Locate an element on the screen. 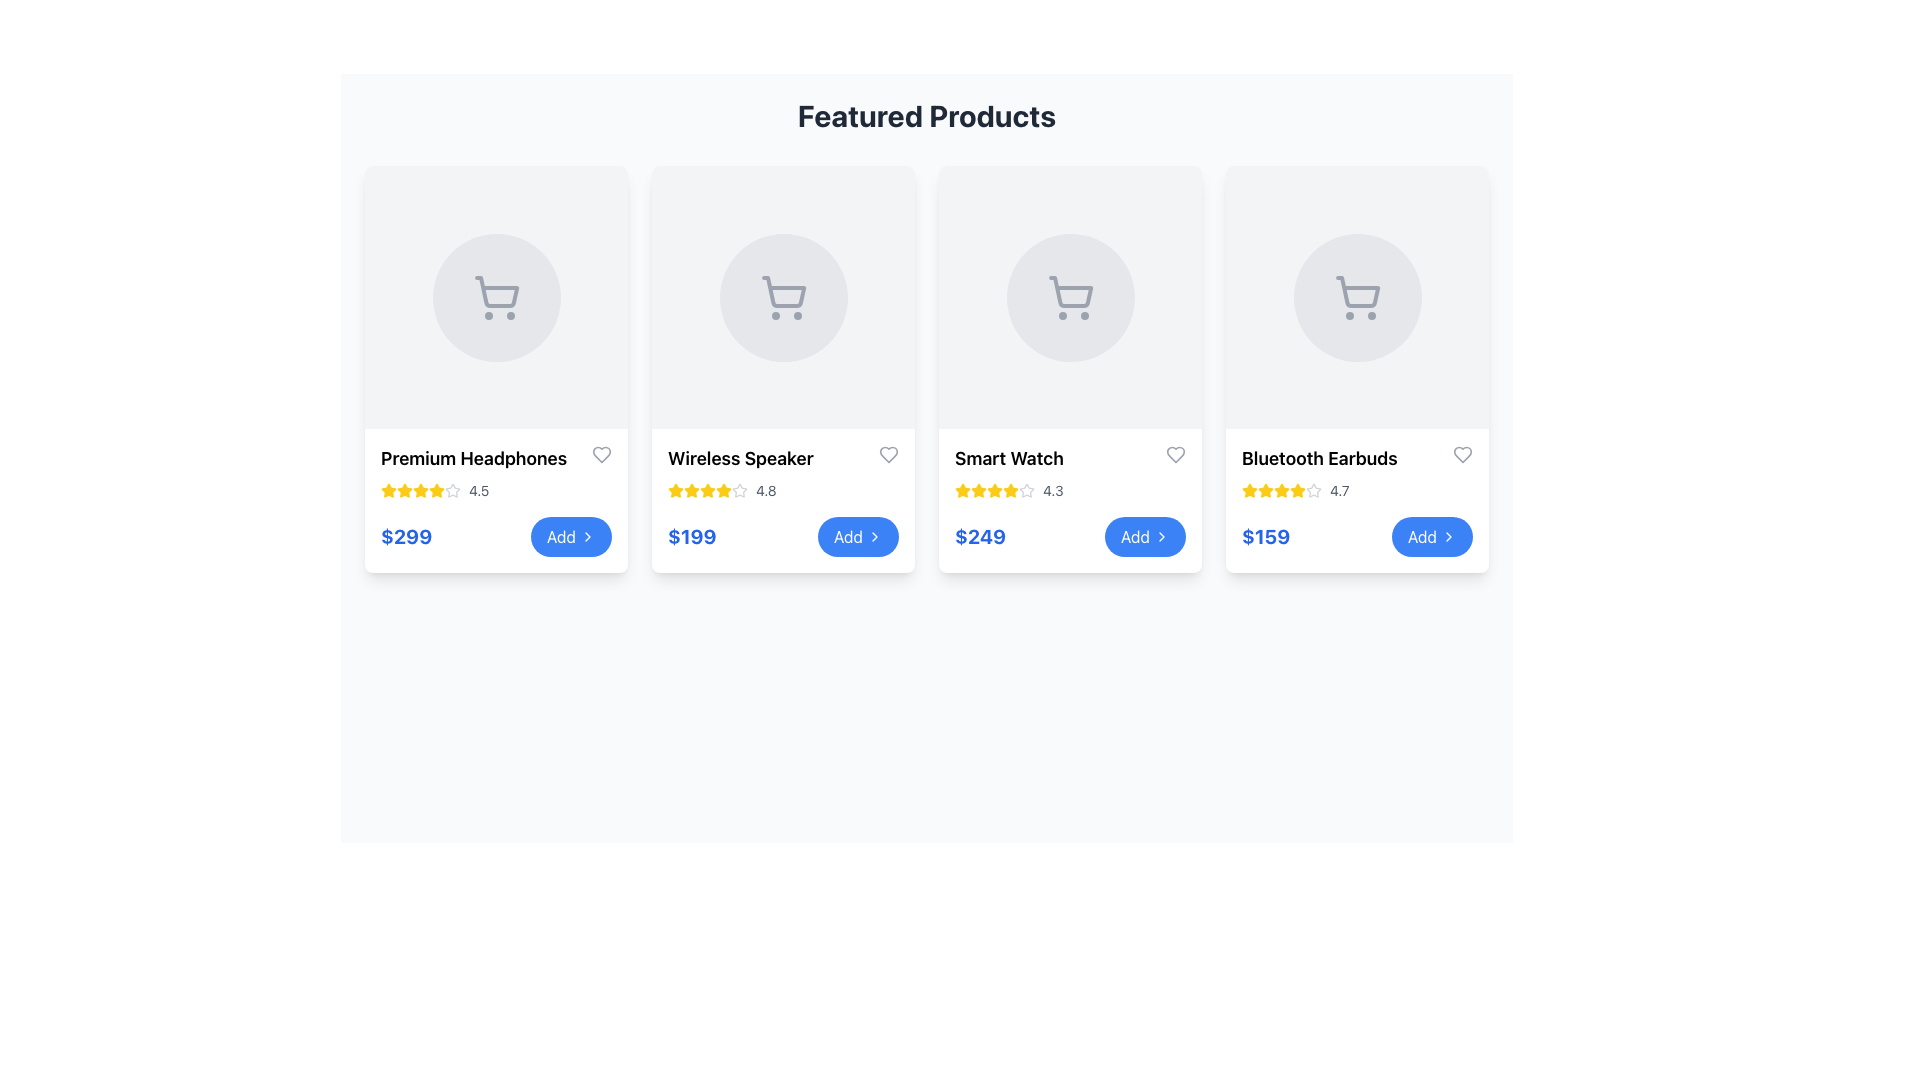  the decorative icon indicating the shopping-related feature of the 'Wireless Speaker' product, located at the center of the circular area on the card in the second column of the products grid is located at coordinates (782, 297).